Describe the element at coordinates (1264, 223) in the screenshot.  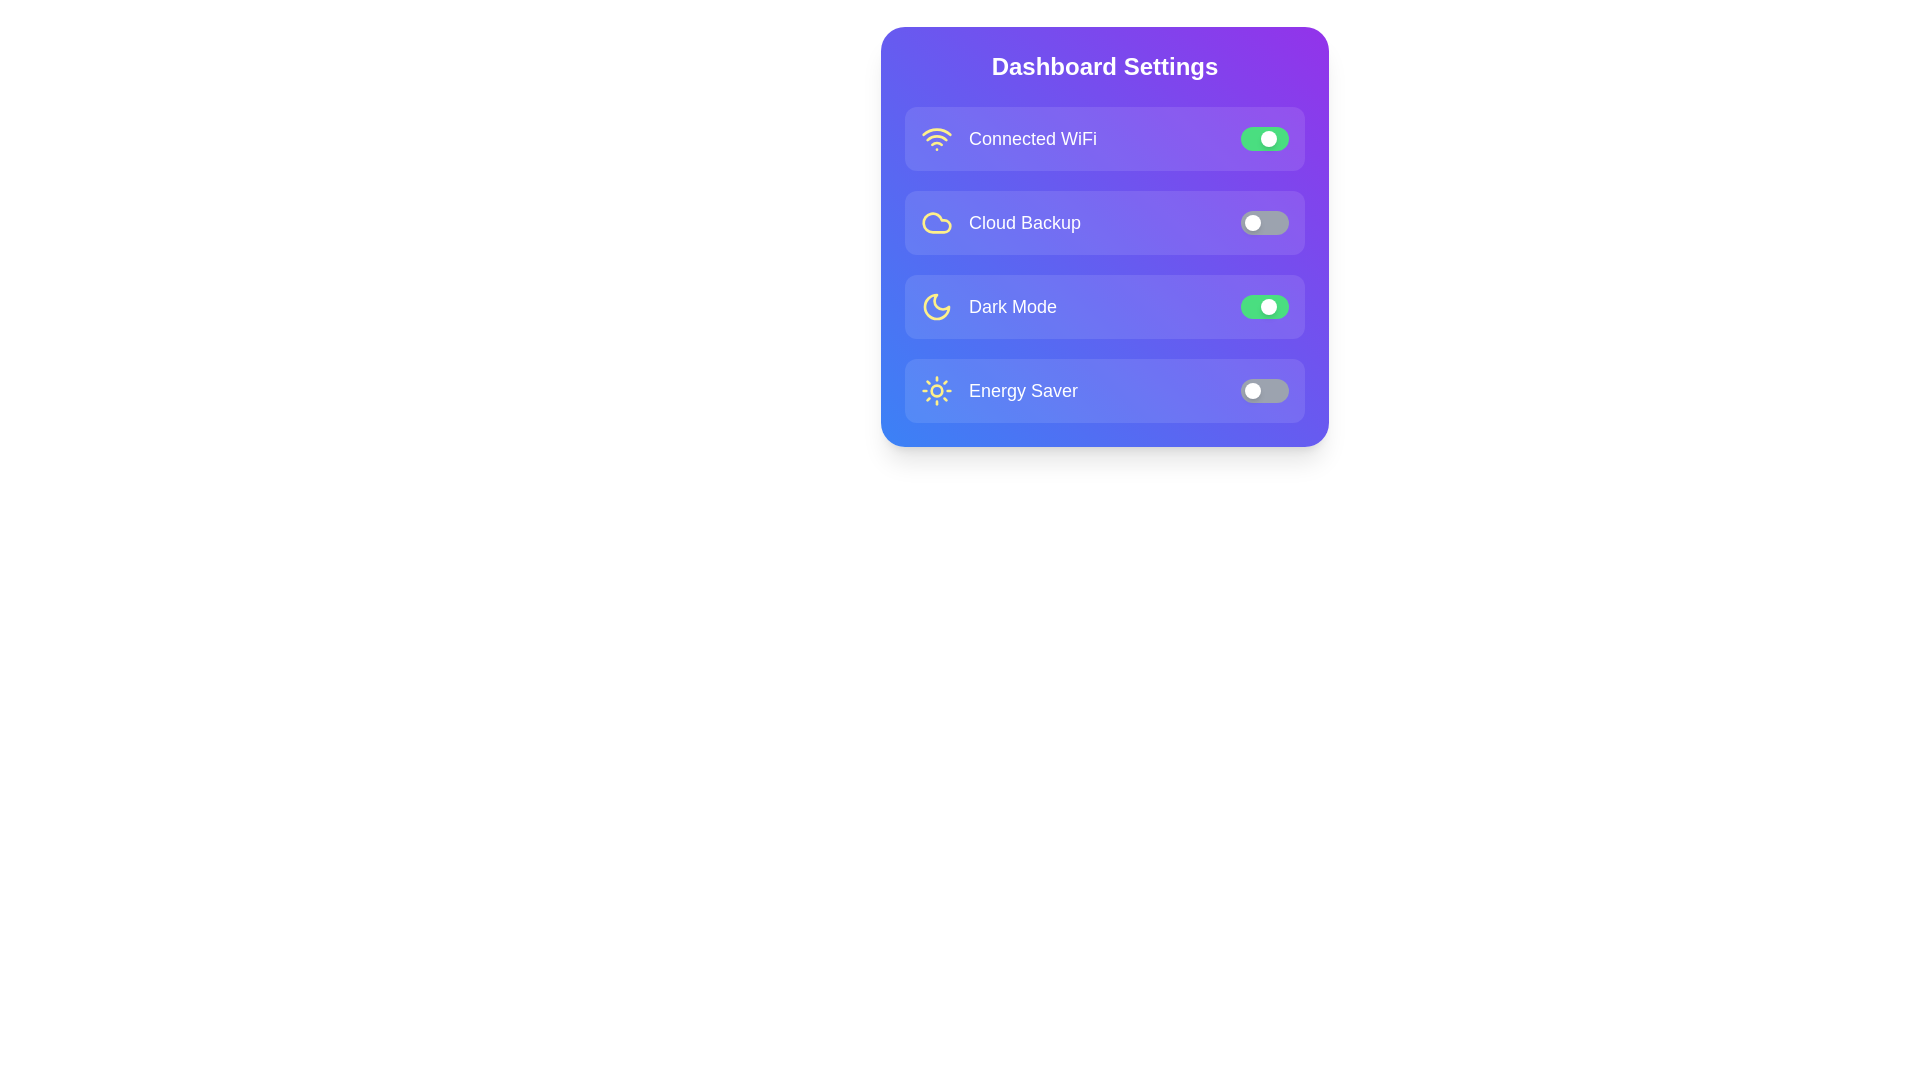
I see `the setting Cloud Backup by clicking its toggle button` at that location.